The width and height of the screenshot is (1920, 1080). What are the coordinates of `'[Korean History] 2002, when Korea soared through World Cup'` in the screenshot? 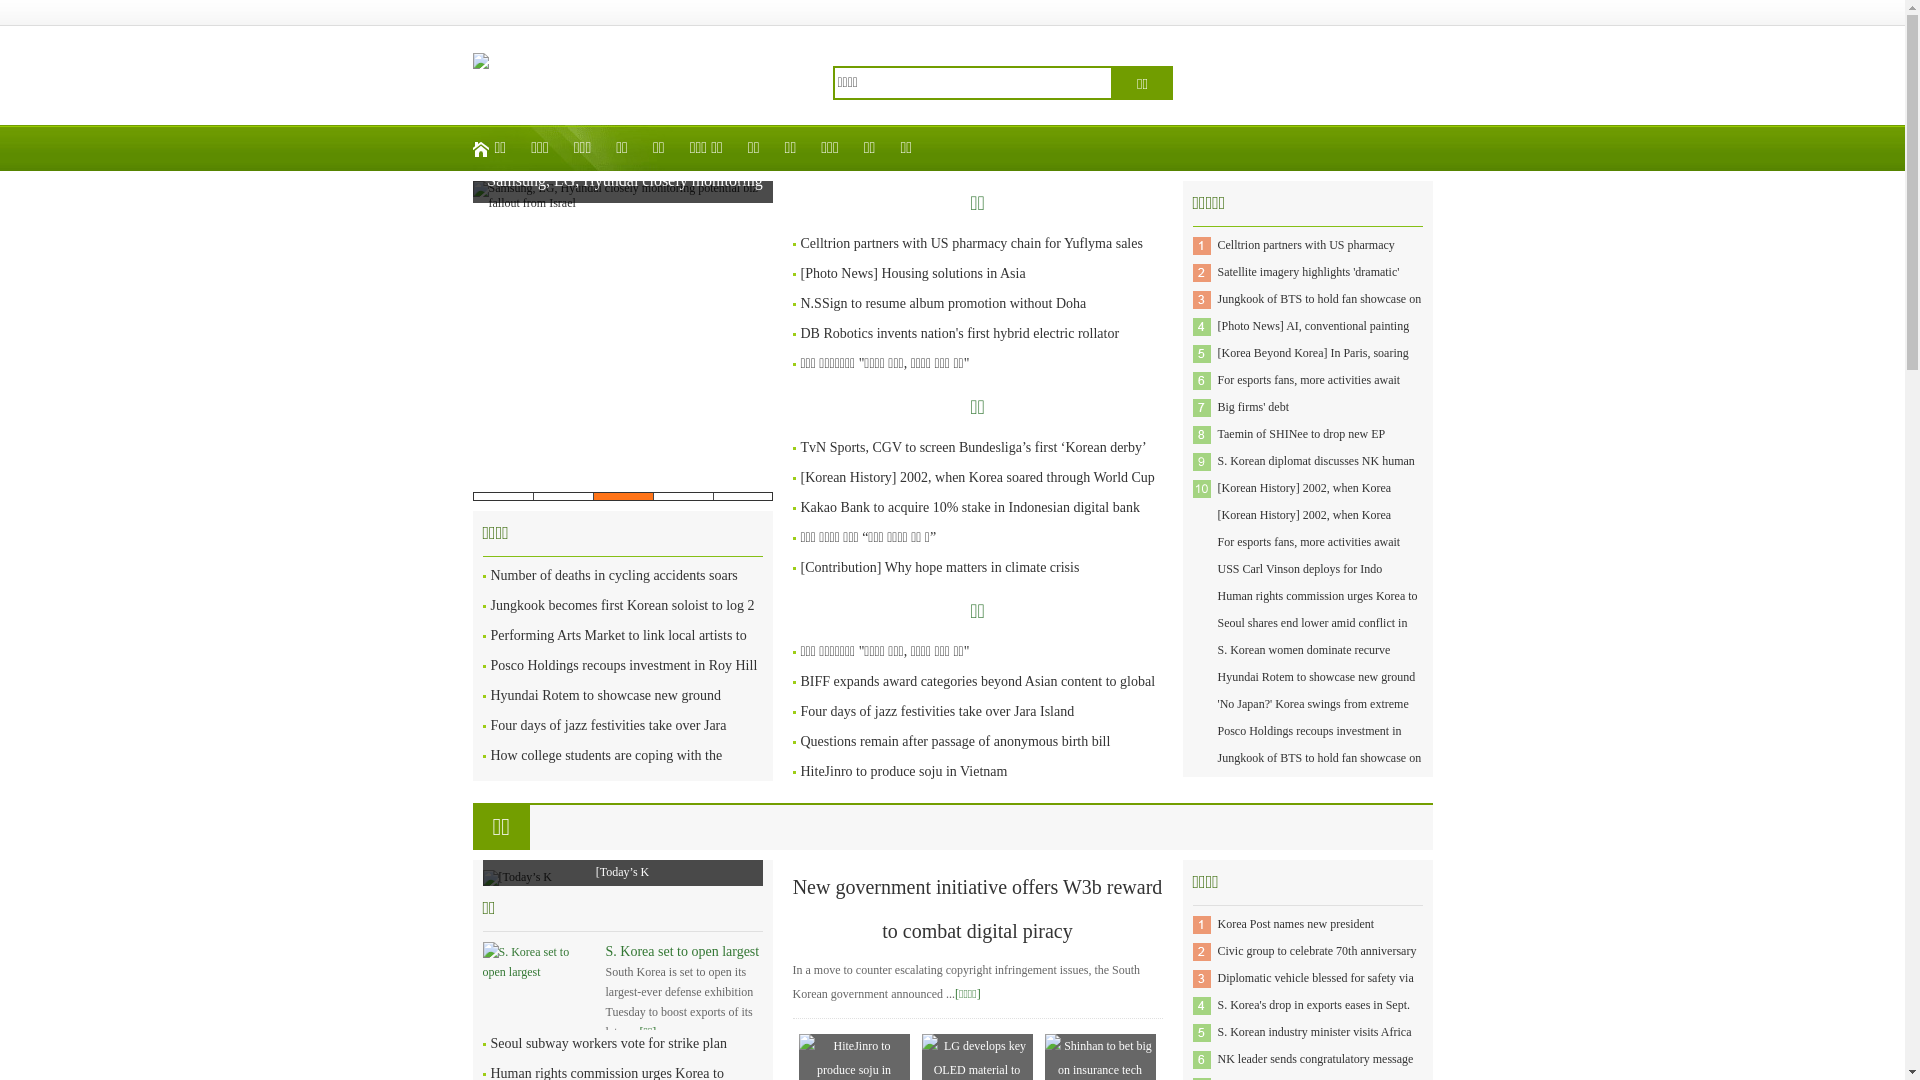 It's located at (1305, 527).